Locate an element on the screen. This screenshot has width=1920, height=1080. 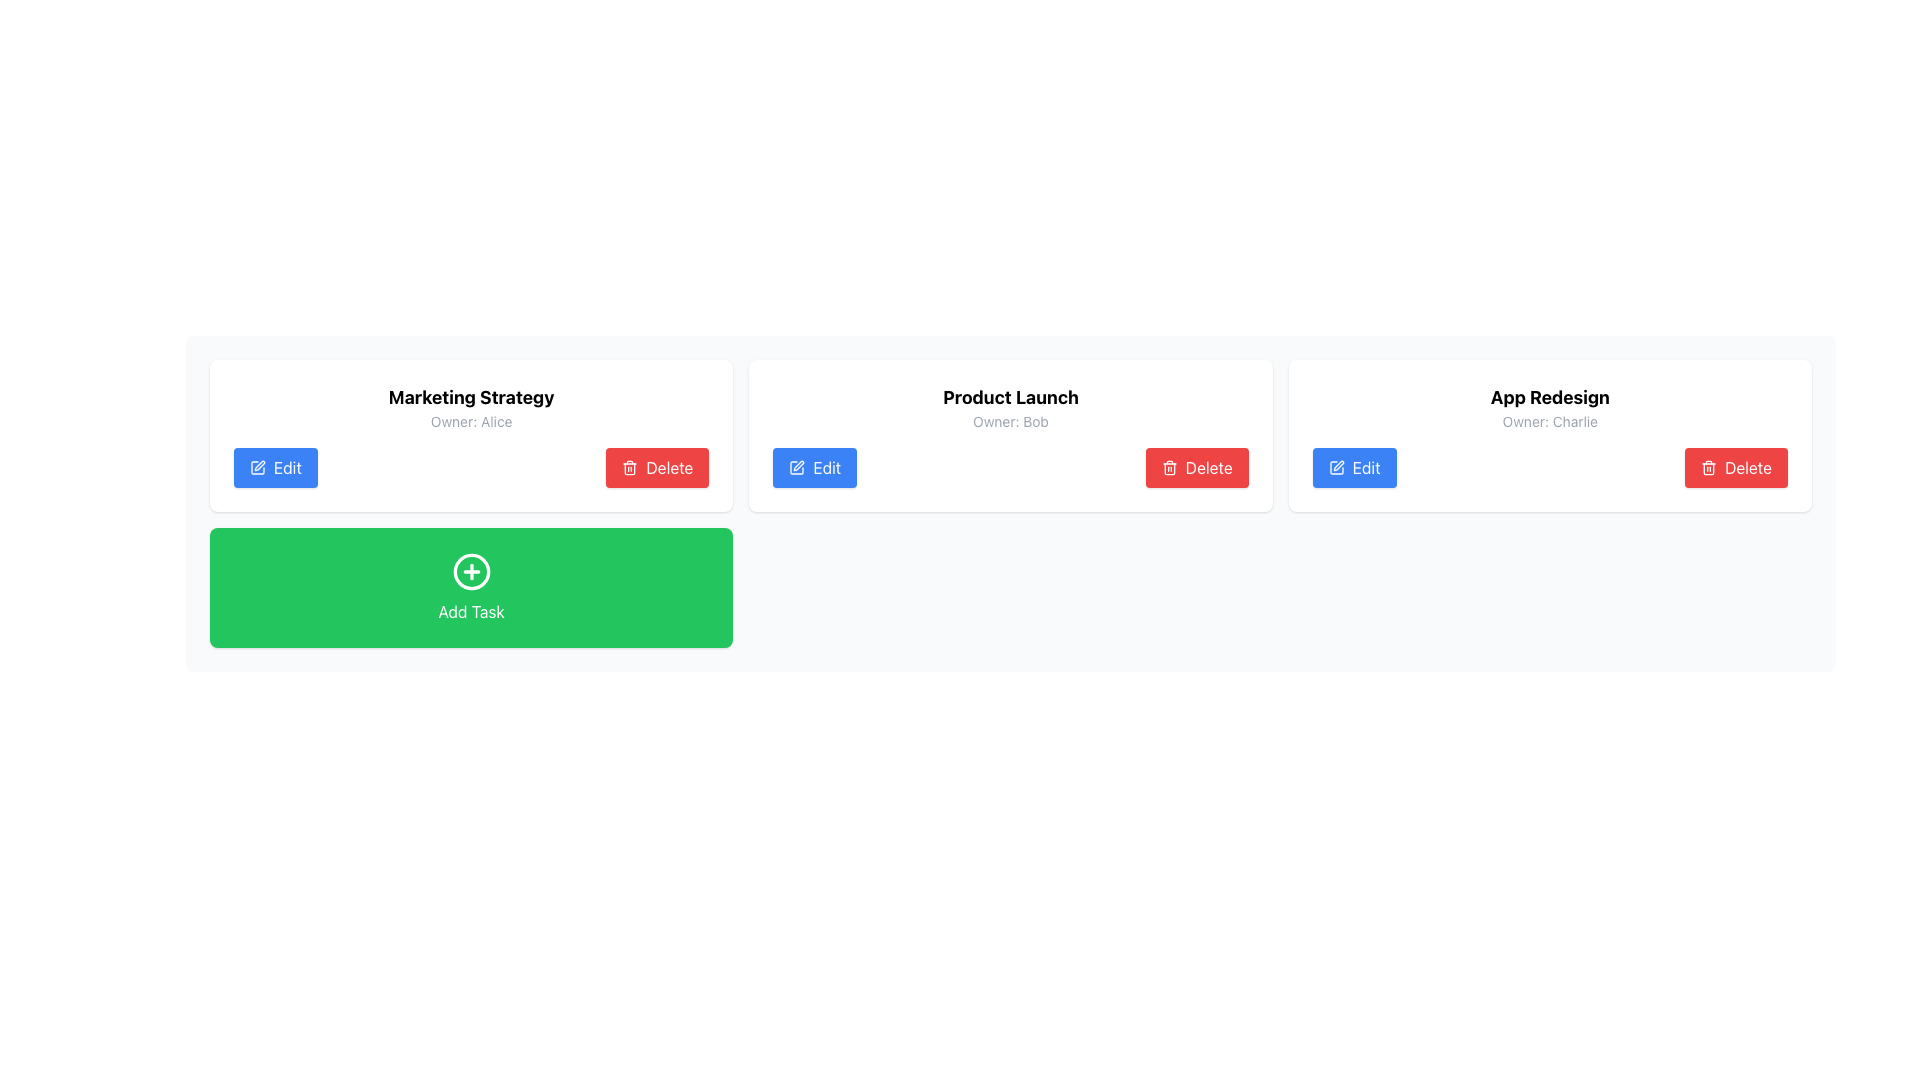
the body of the trash can icon, which is styled with rounded edges and has no fill color, located to the right of the 'Edit' button in the 'Marketing Strategy' card is located at coordinates (629, 469).